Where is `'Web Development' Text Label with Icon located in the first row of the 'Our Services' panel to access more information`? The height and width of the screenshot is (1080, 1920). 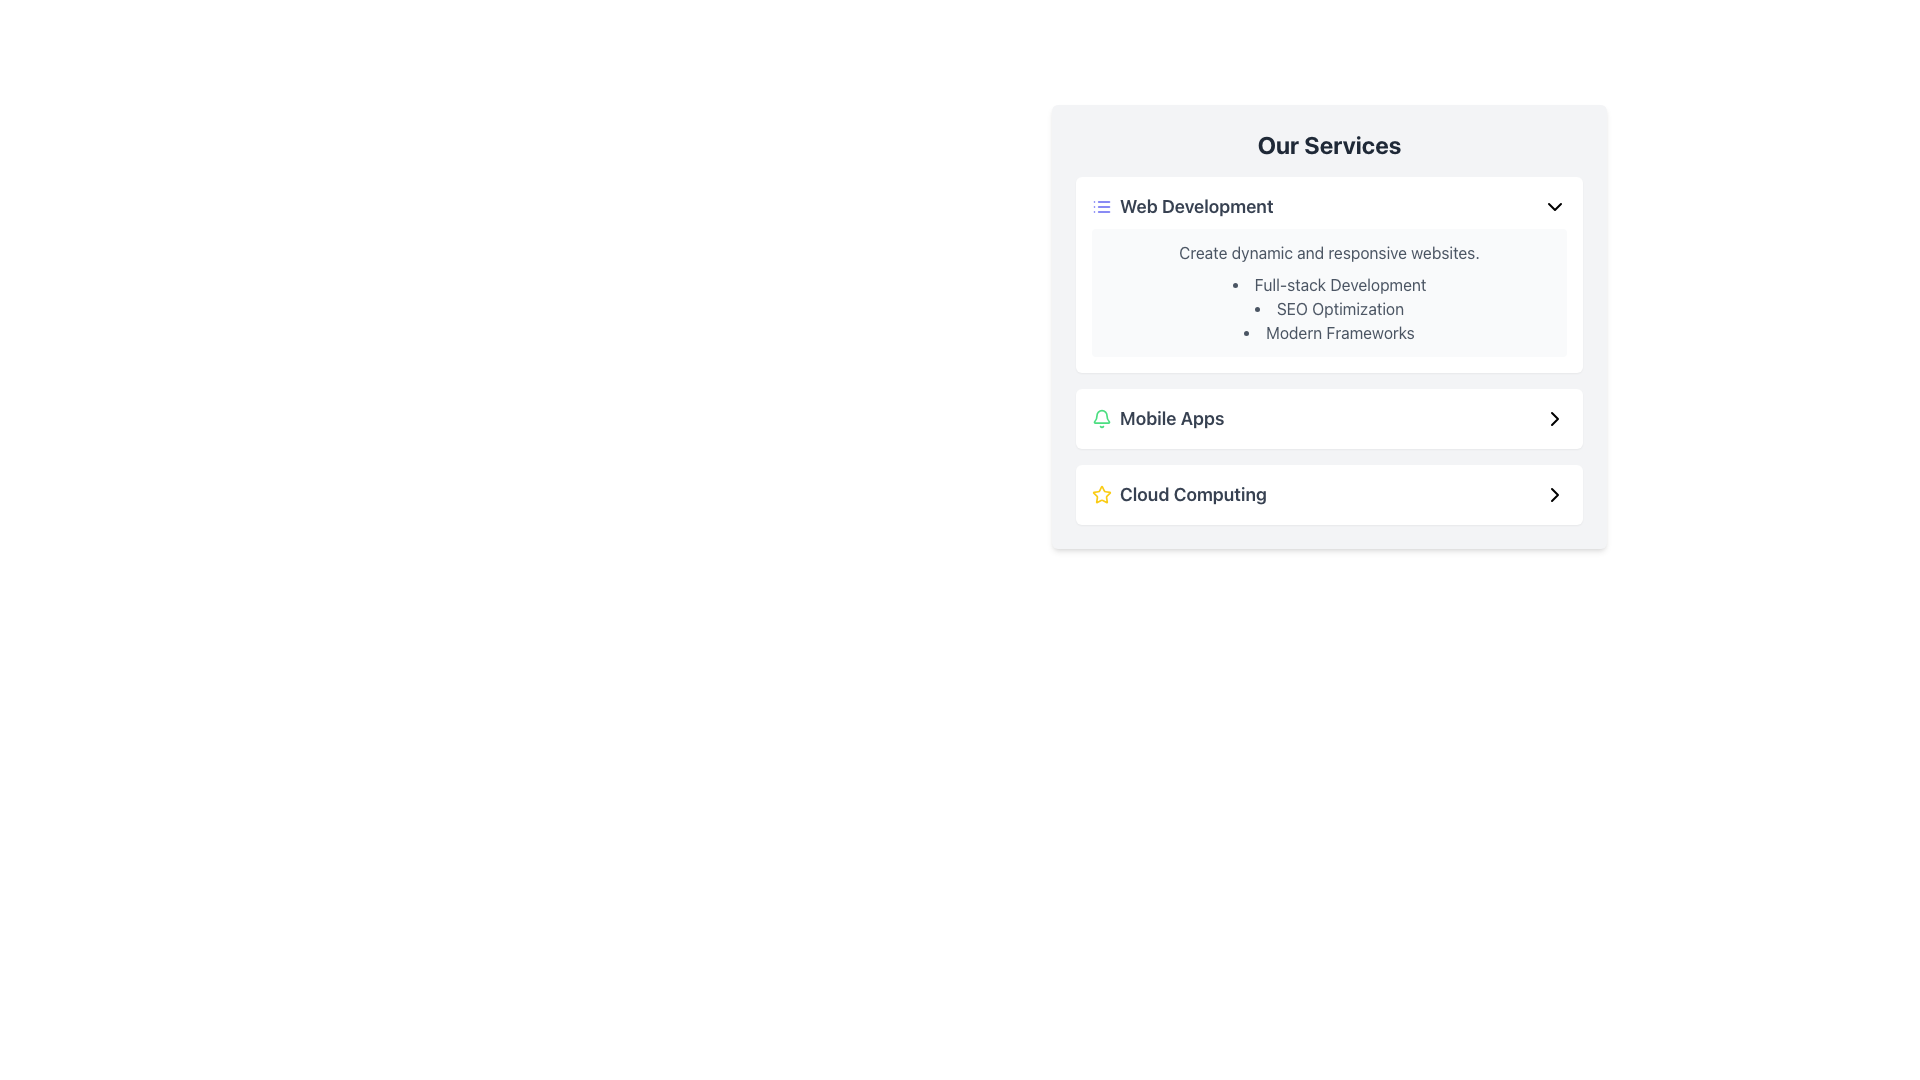
'Web Development' Text Label with Icon located in the first row of the 'Our Services' panel to access more information is located at coordinates (1182, 207).